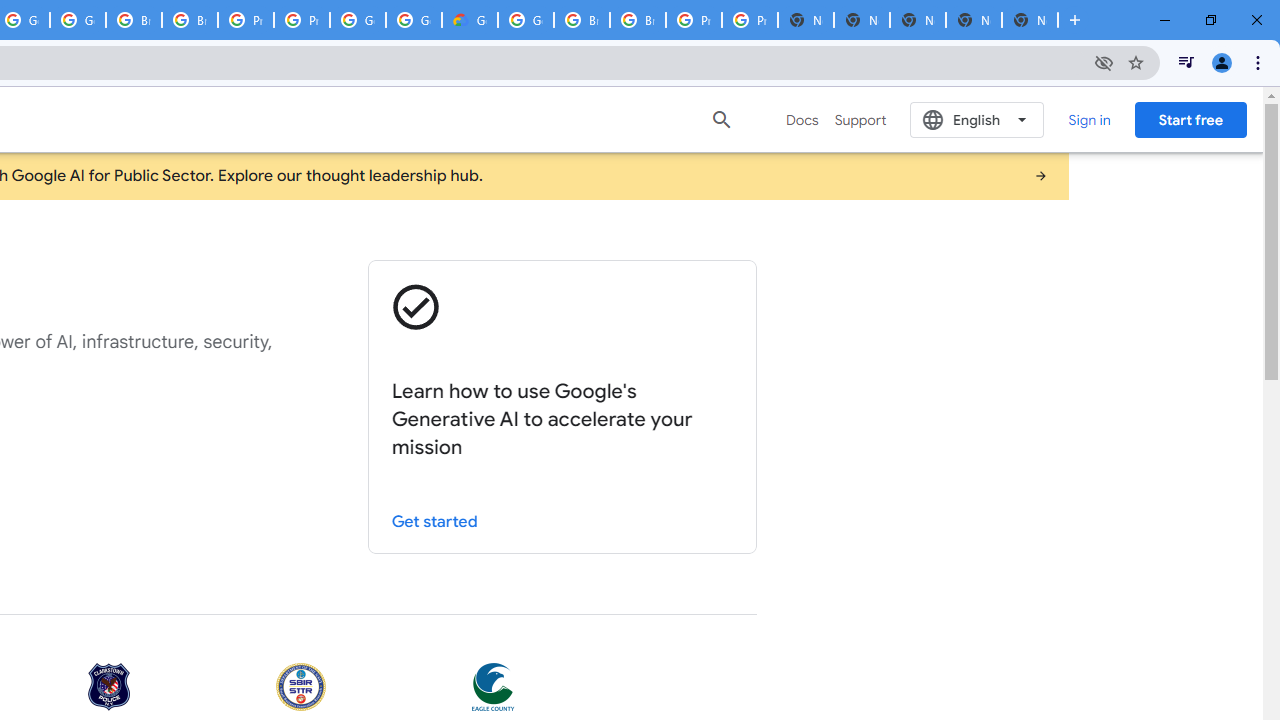 Image resolution: width=1280 pixels, height=720 pixels. What do you see at coordinates (581, 20) in the screenshot?
I see `'Browse Chrome as a guest - Computer - Google Chrome Help'` at bounding box center [581, 20].